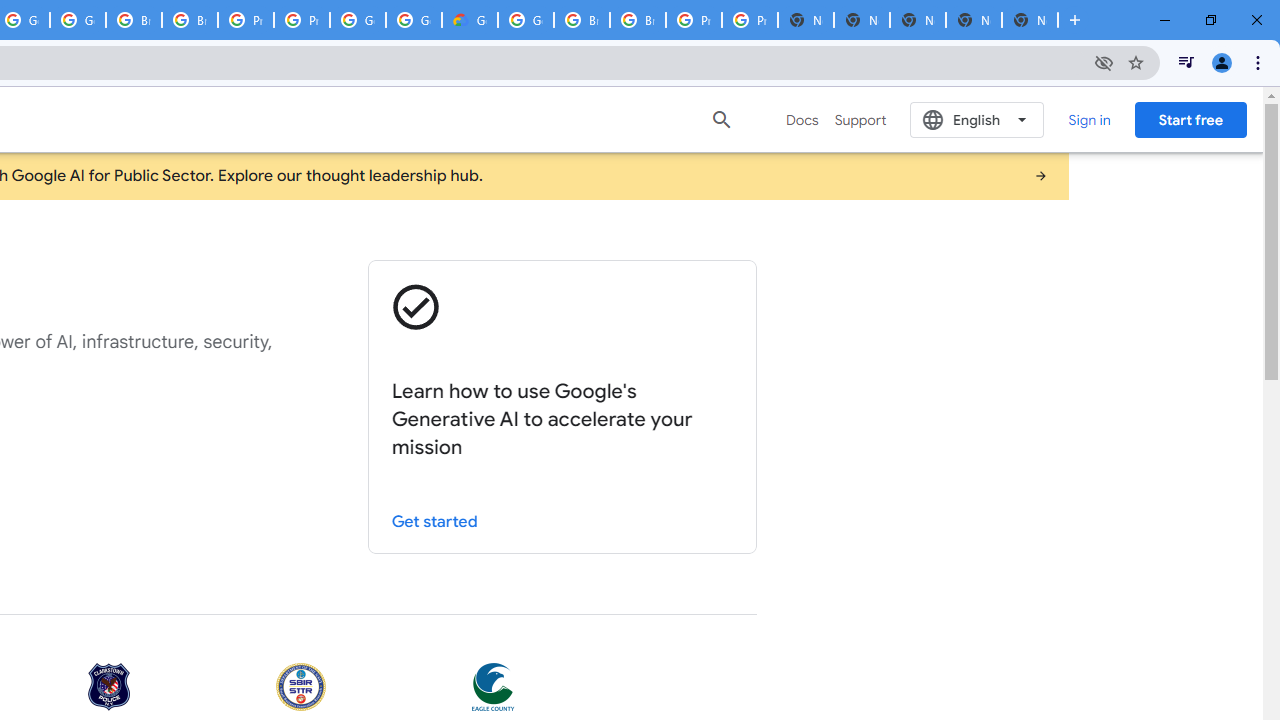 Image resolution: width=1280 pixels, height=720 pixels. What do you see at coordinates (581, 20) in the screenshot?
I see `'Browse Chrome as a guest - Computer - Google Chrome Help'` at bounding box center [581, 20].